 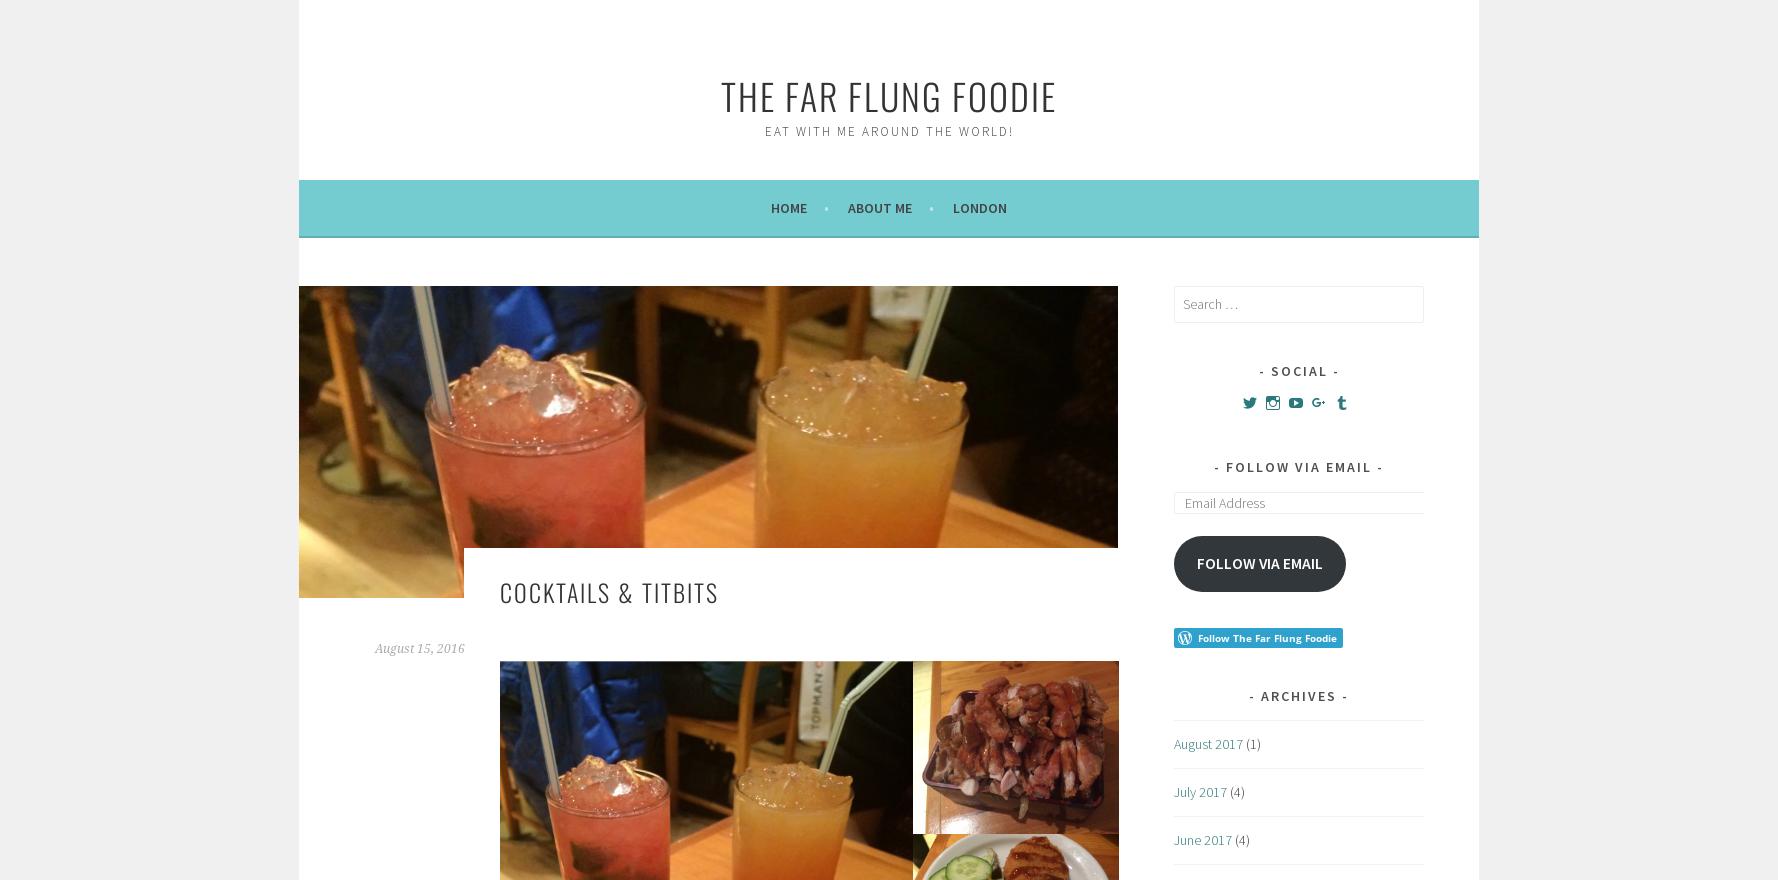 I want to click on 'July 2017', so click(x=1200, y=792).